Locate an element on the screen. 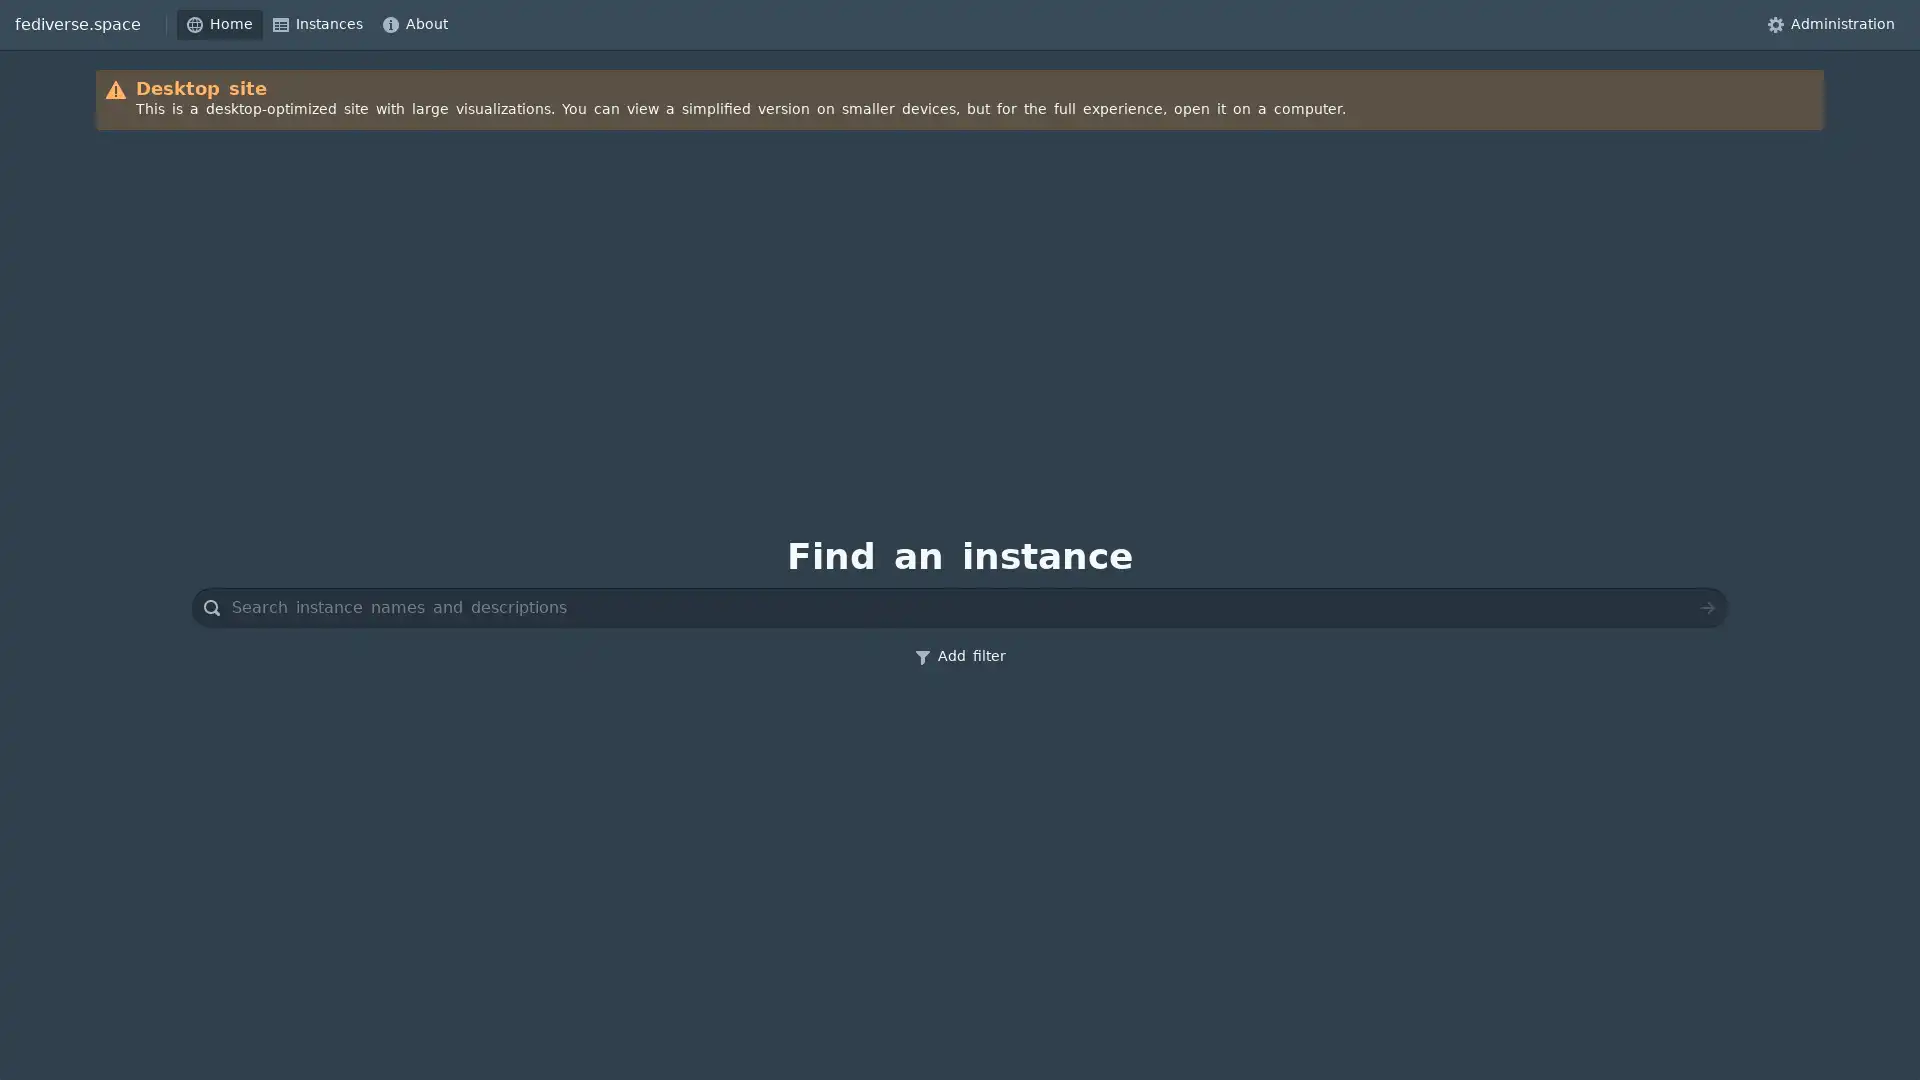 This screenshot has height=1080, width=1920. Add filter is located at coordinates (958, 656).